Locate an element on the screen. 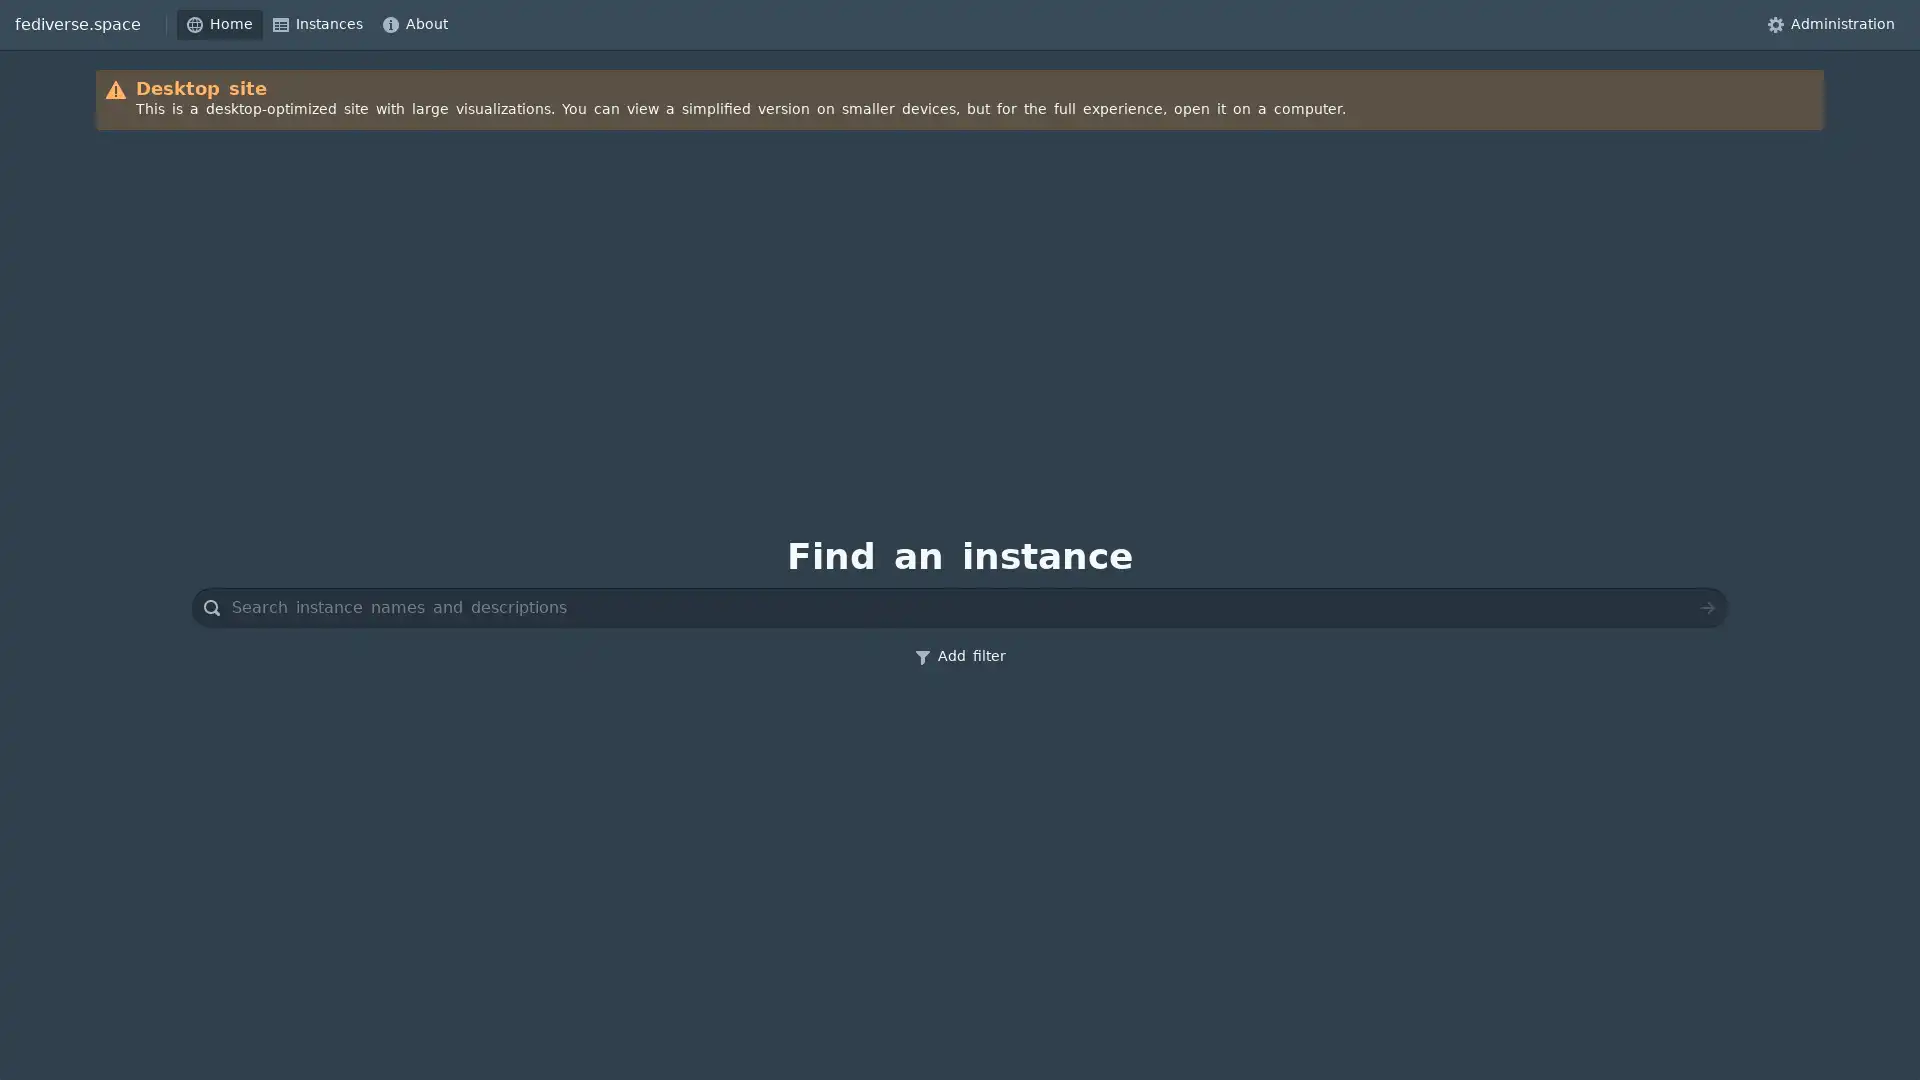 This screenshot has height=1080, width=1920. Add filter is located at coordinates (958, 656).